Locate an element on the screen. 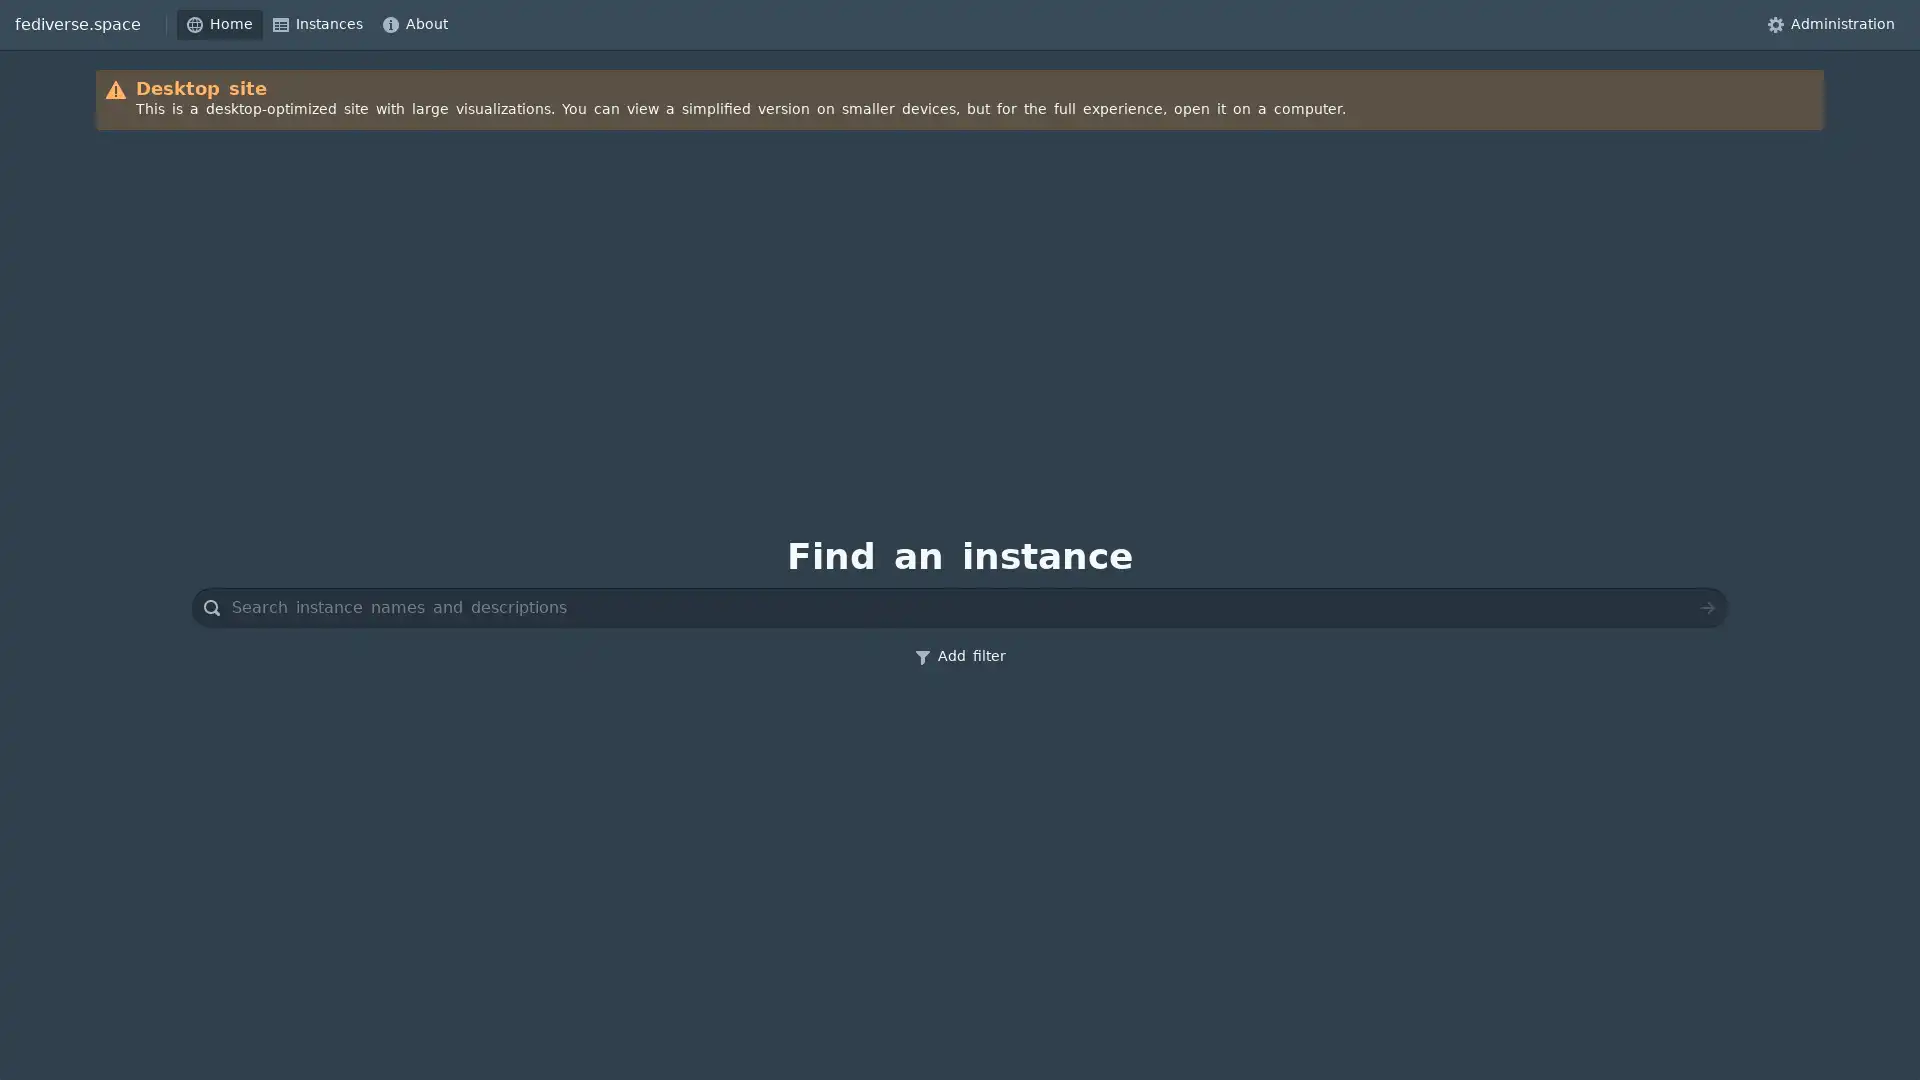 This screenshot has height=1080, width=1920. Add filter is located at coordinates (958, 656).